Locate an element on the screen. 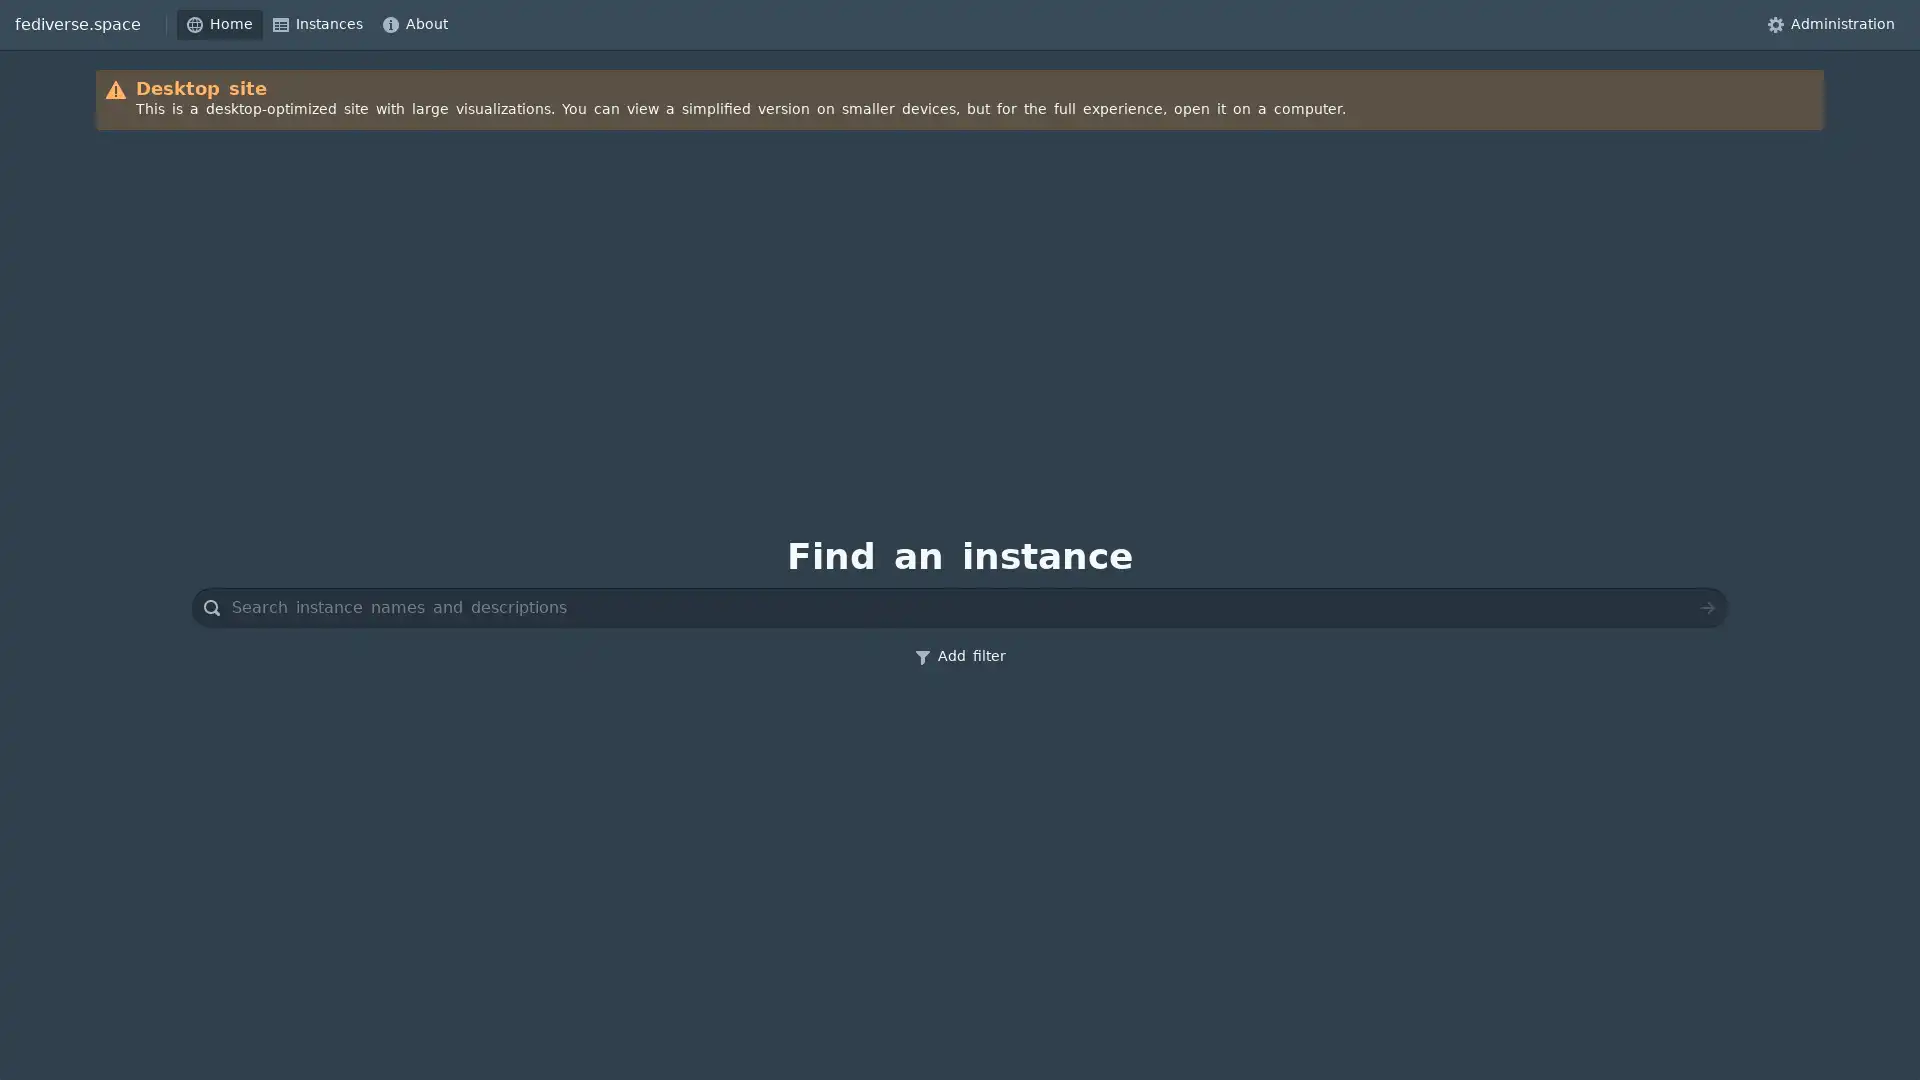 This screenshot has height=1080, width=1920. Add filter is located at coordinates (958, 656).